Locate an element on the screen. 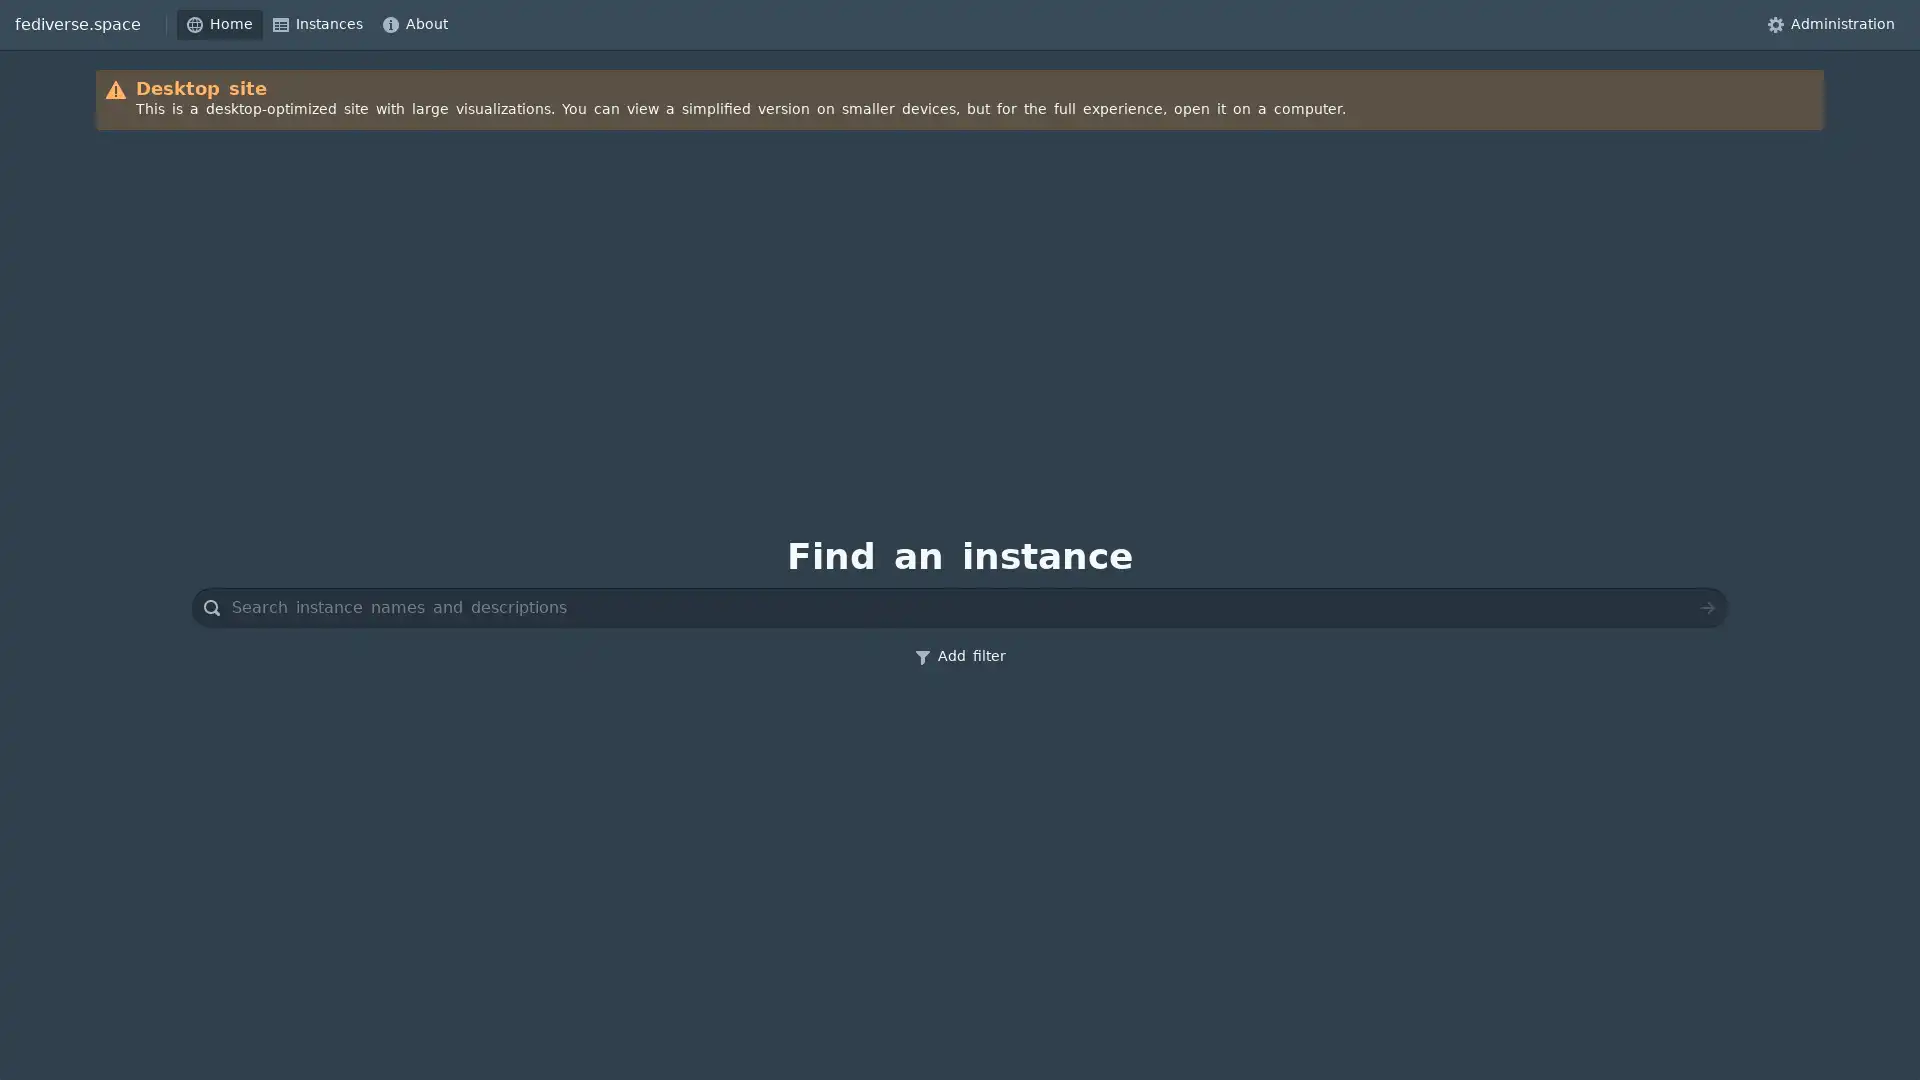 This screenshot has height=1080, width=1920. Add filter is located at coordinates (958, 656).